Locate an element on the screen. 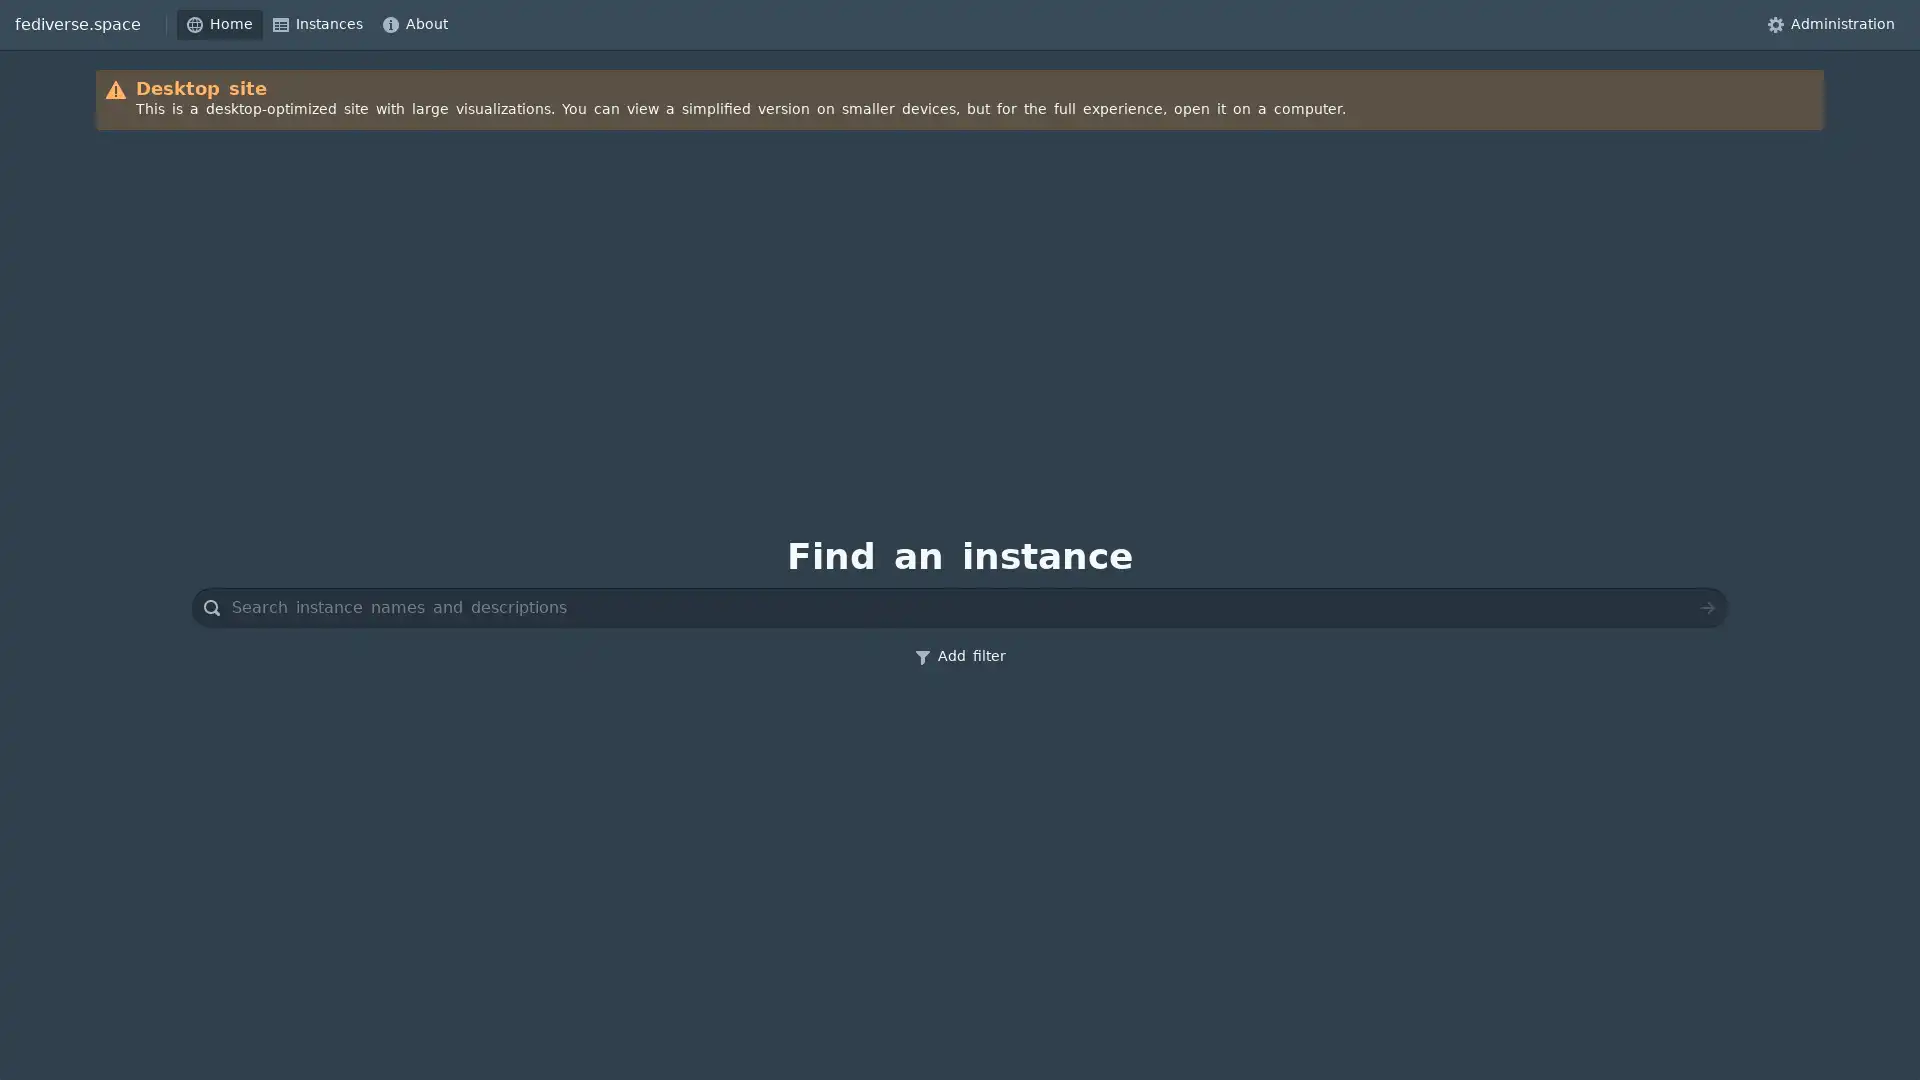 This screenshot has height=1080, width=1920. Add filter is located at coordinates (958, 656).